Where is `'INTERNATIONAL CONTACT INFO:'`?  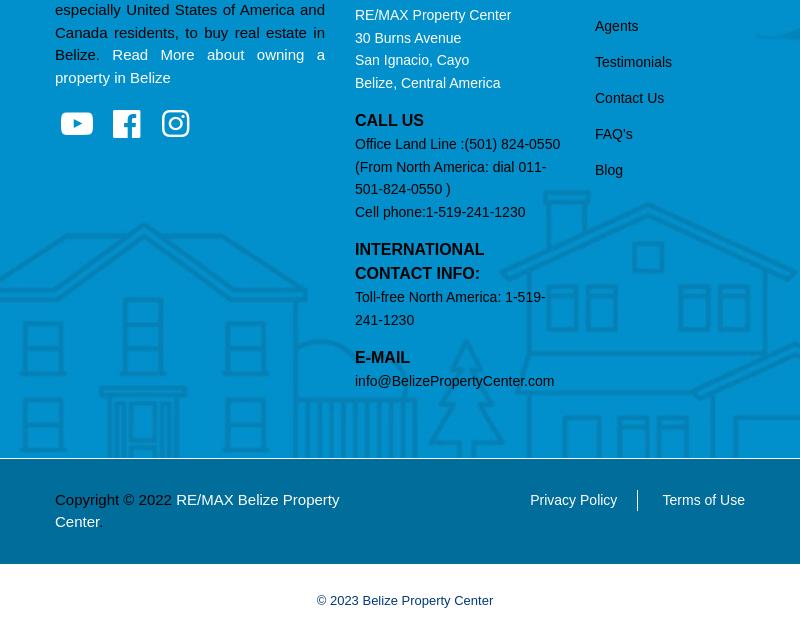
'INTERNATIONAL CONTACT INFO:' is located at coordinates (419, 260).